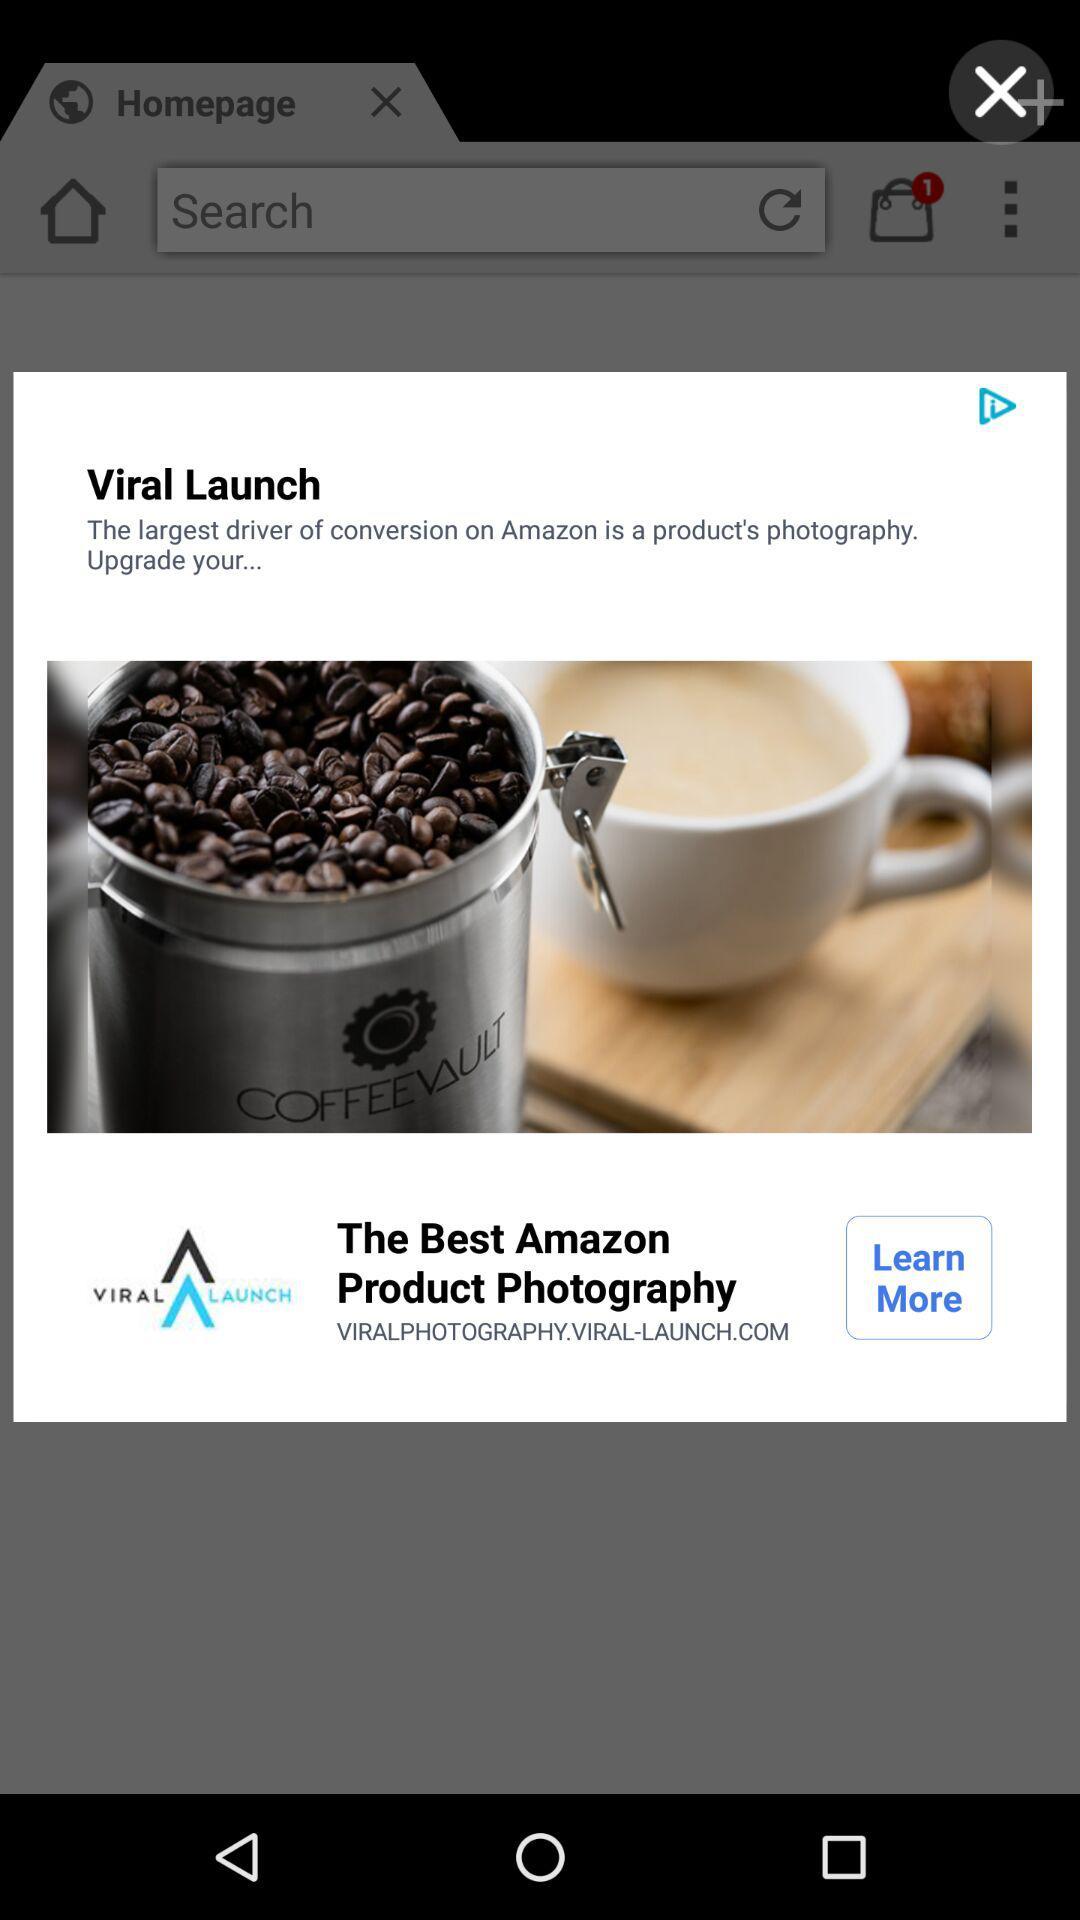  I want to click on the item next to the best amazon icon, so click(919, 1276).